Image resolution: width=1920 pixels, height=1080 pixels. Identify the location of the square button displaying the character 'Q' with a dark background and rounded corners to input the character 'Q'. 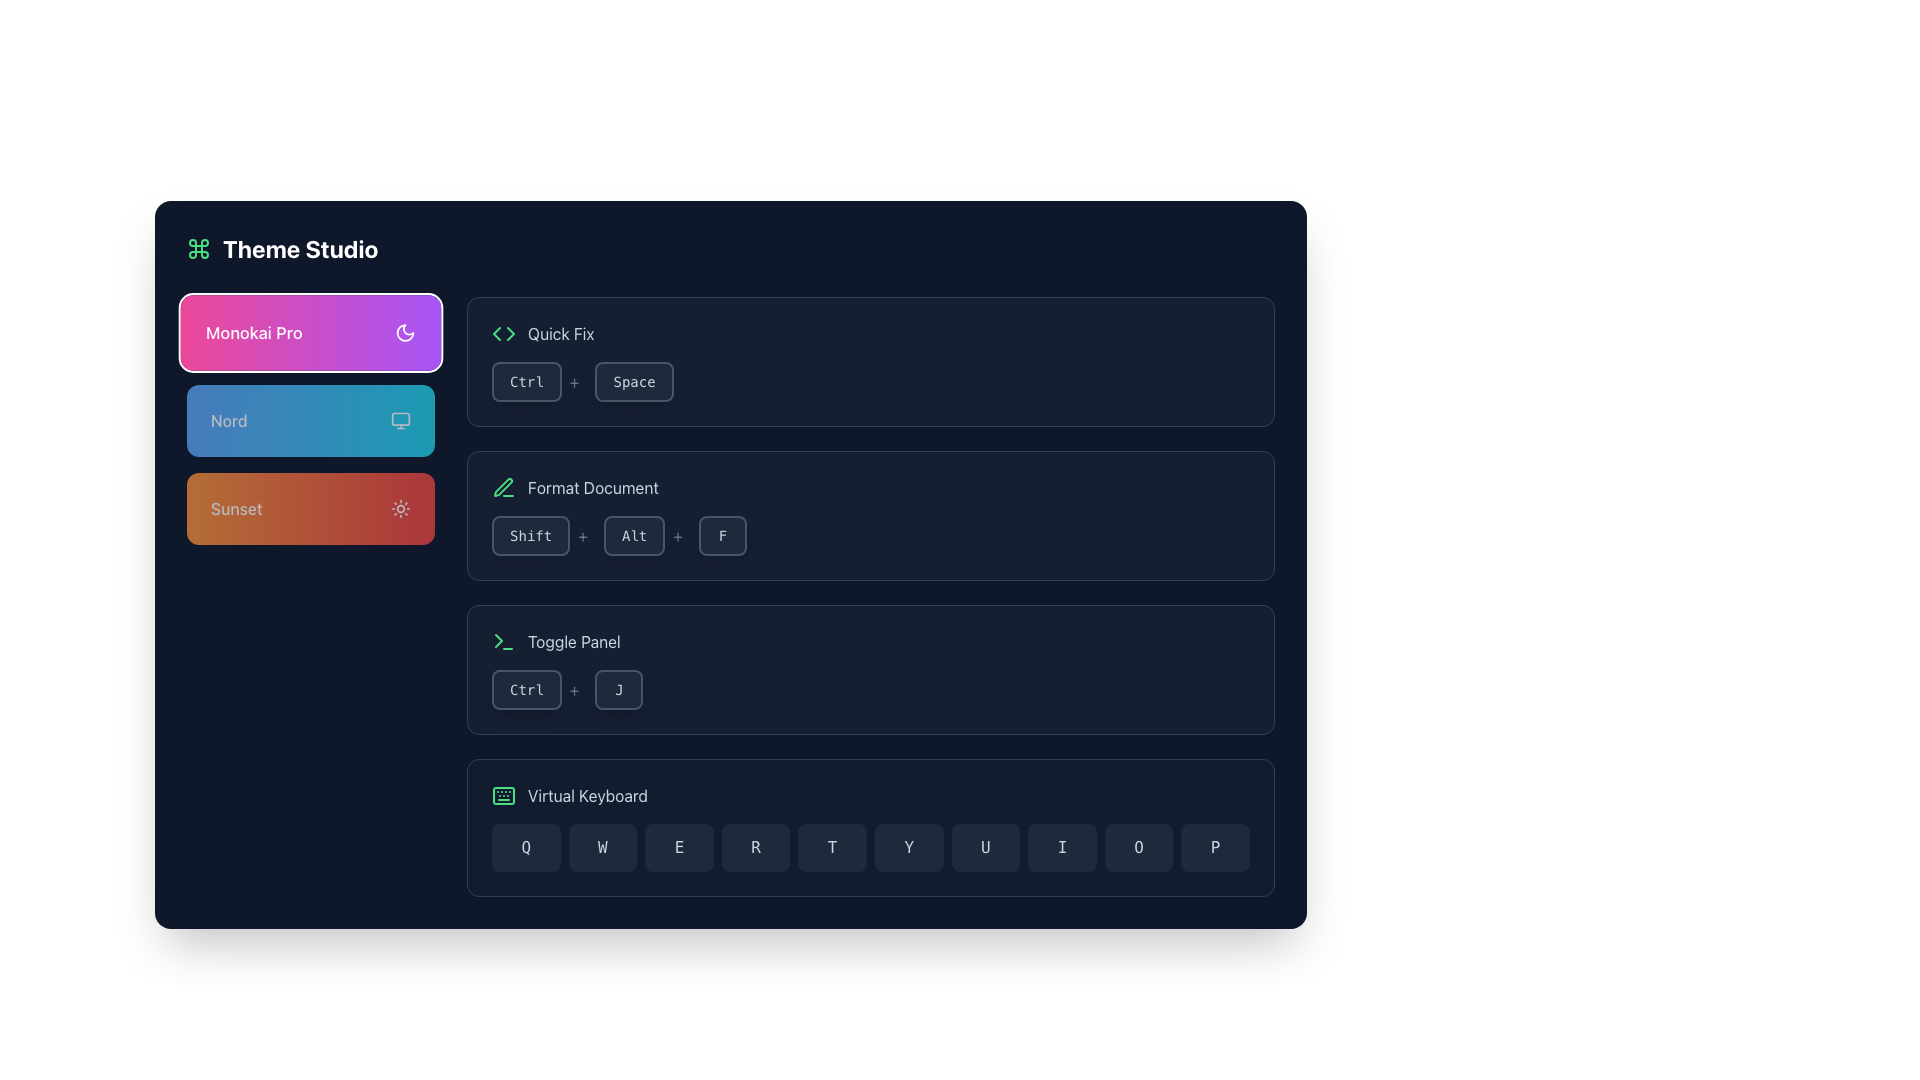
(526, 848).